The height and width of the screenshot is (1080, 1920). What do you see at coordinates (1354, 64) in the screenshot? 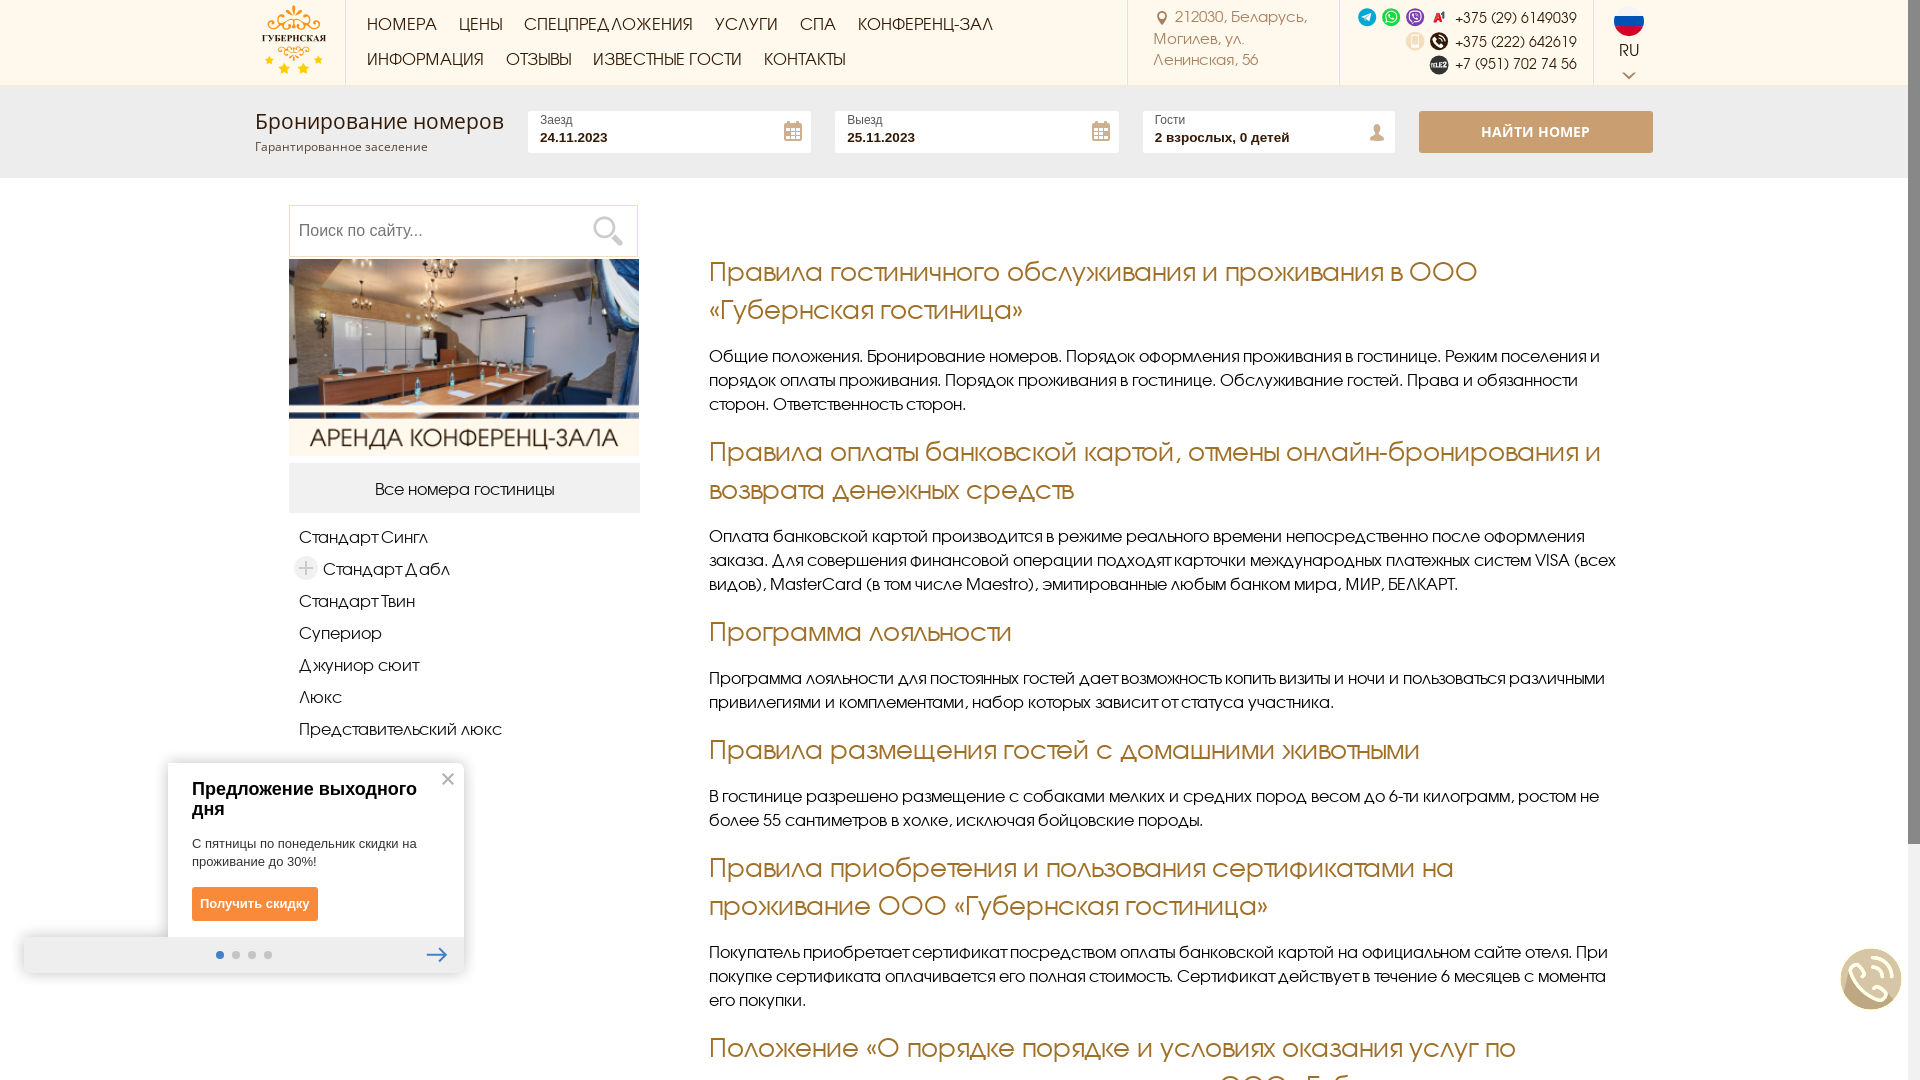
I see `'+7 (951) 702 74 56'` at bounding box center [1354, 64].